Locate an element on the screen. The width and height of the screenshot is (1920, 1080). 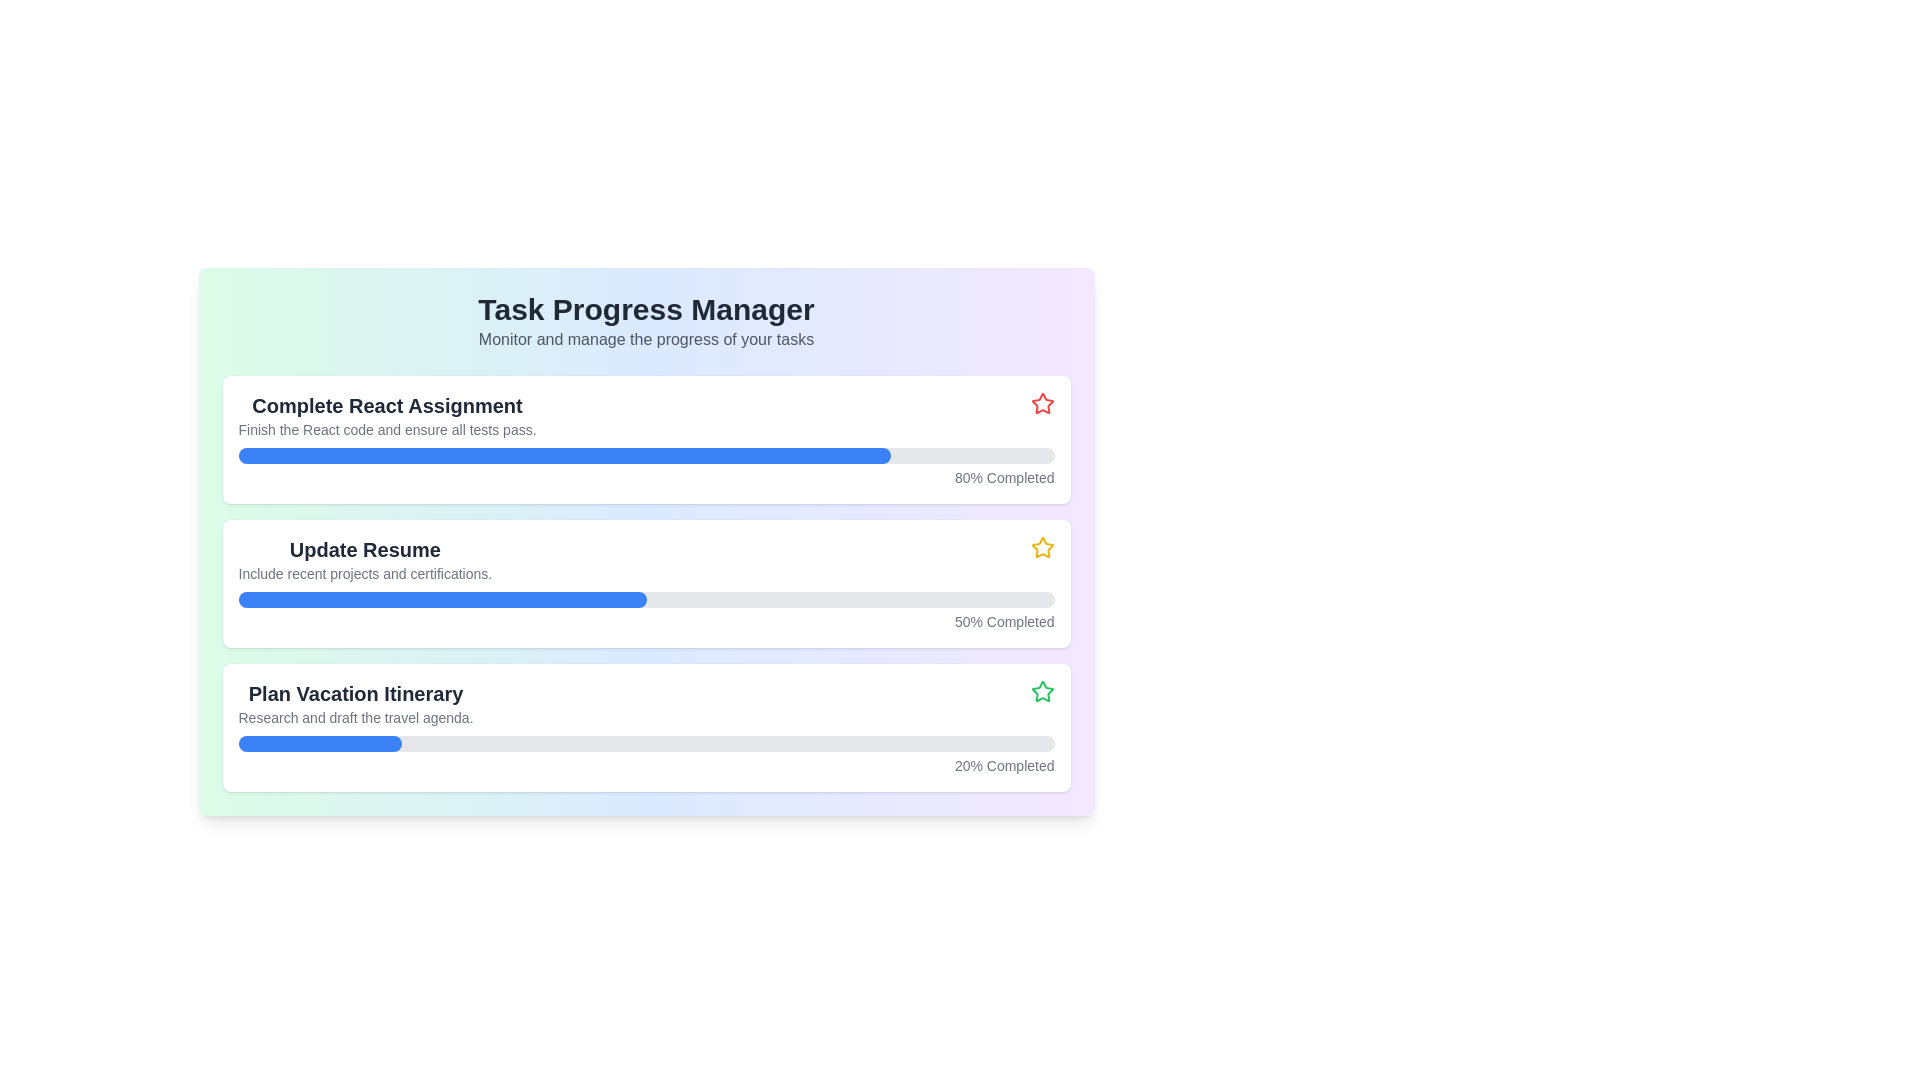
the progress bar located in the third task card labeled 'Plan Vacation Itinerary', which visually represents the completion percentage of the associated task is located at coordinates (646, 744).